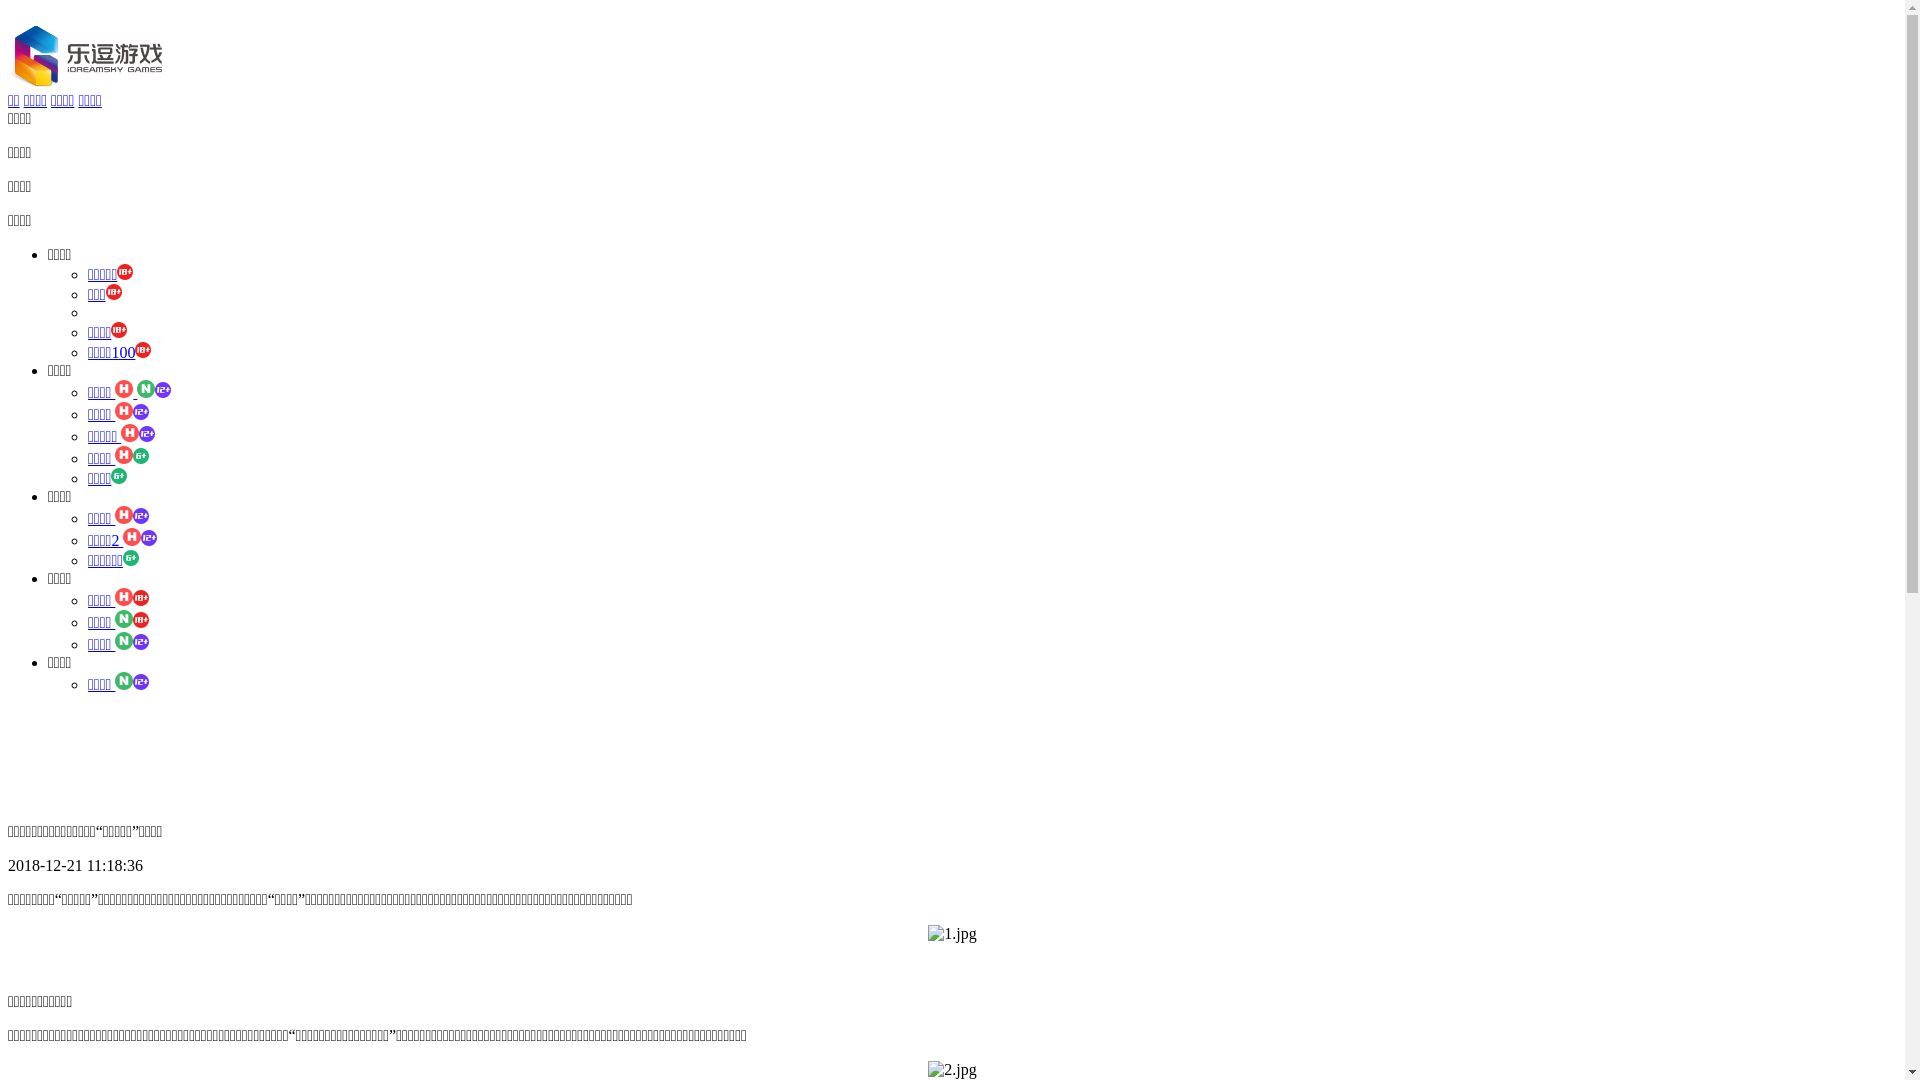 Image resolution: width=1920 pixels, height=1080 pixels. I want to click on '1545362347566432.jpg', so click(950, 1068).